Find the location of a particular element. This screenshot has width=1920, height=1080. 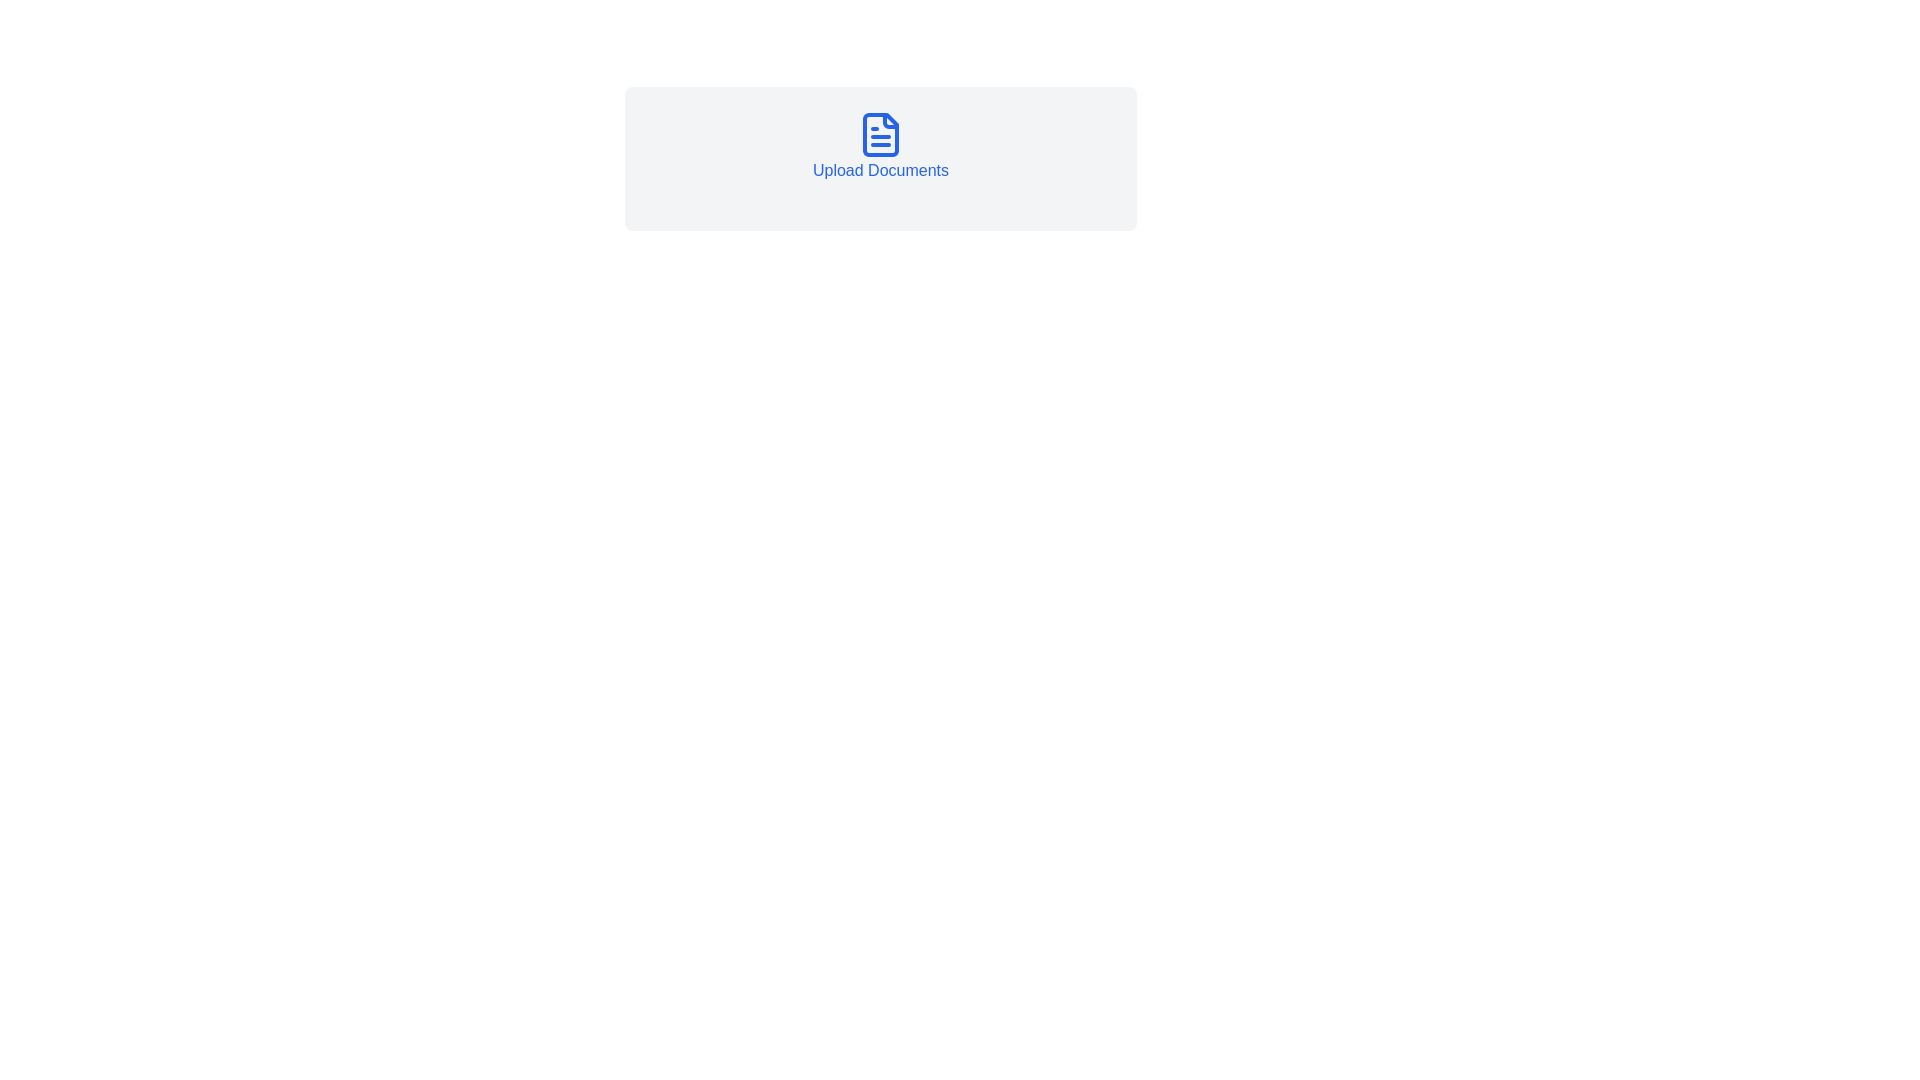

the small graphical feature resembling a line segment in the top-right section of the document-shaped icon within the SVG element is located at coordinates (890, 120).